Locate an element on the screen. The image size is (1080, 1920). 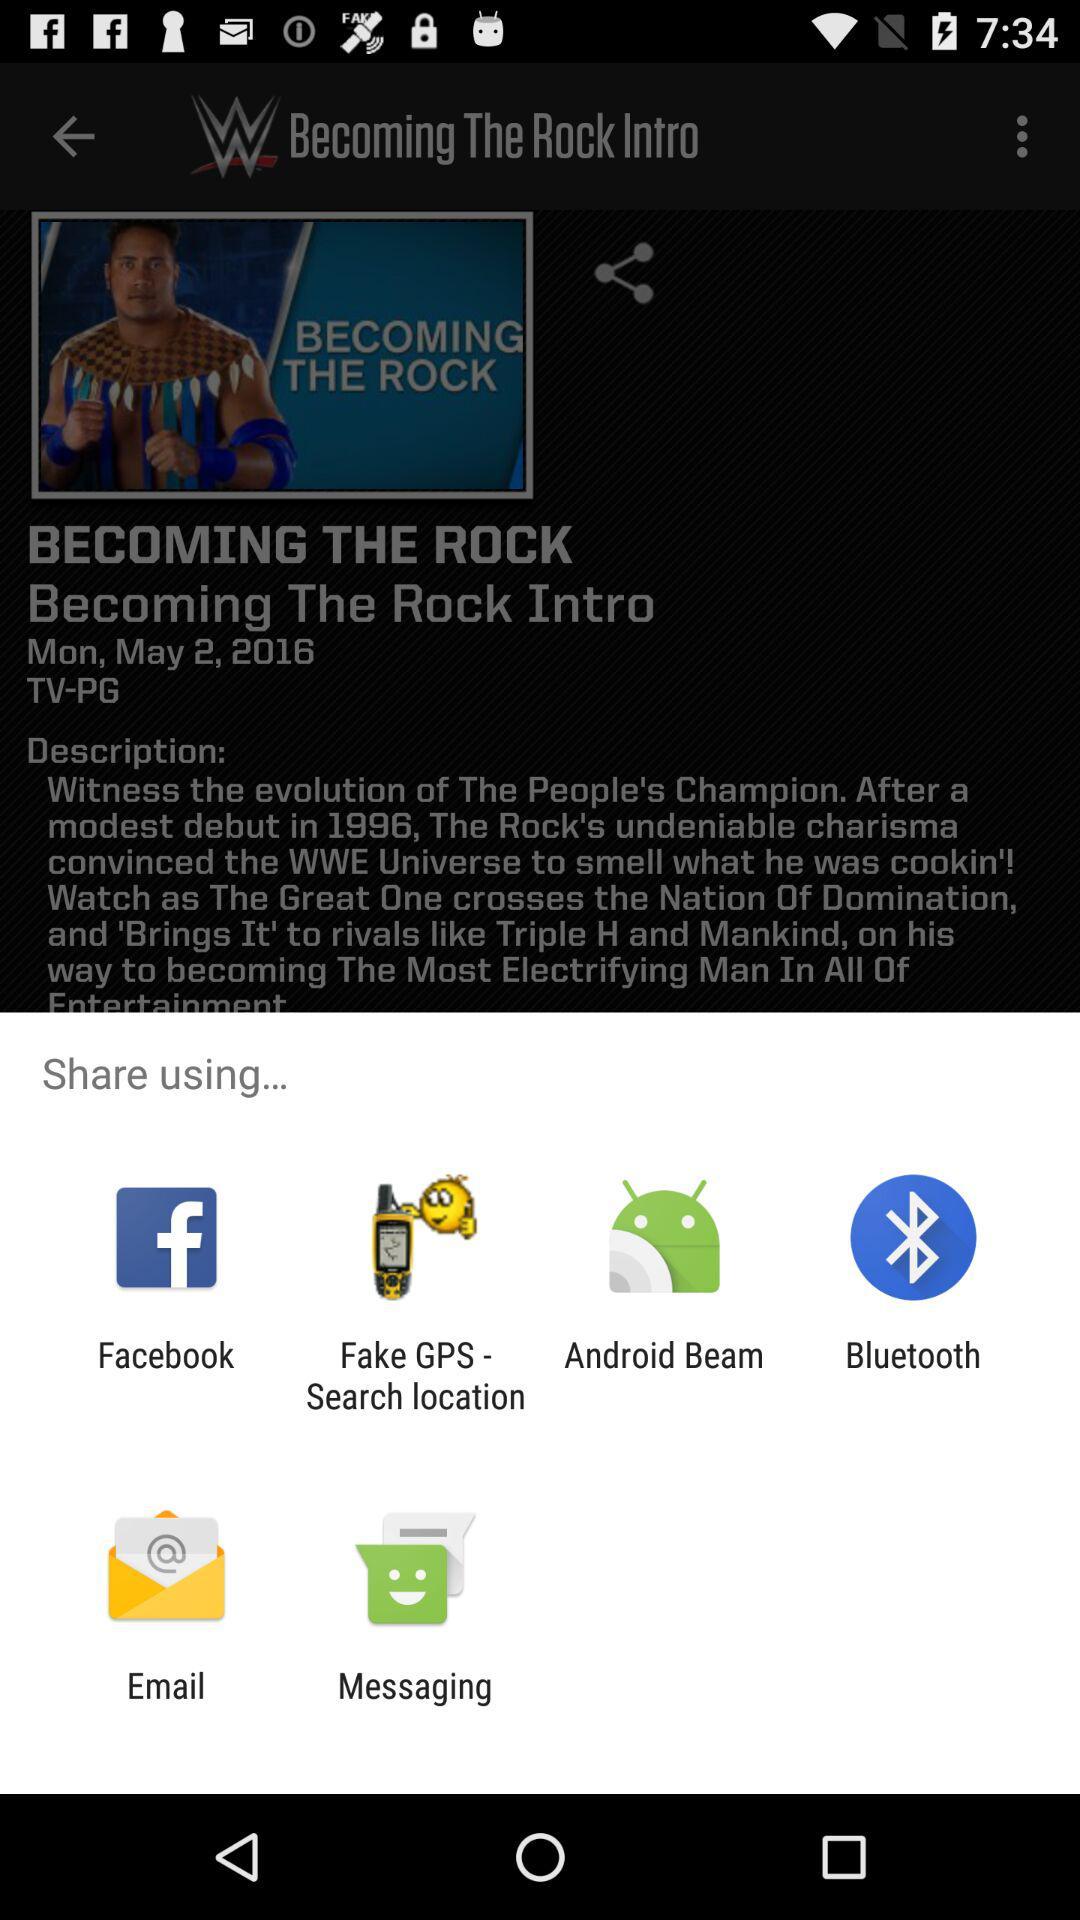
facebook app is located at coordinates (165, 1374).